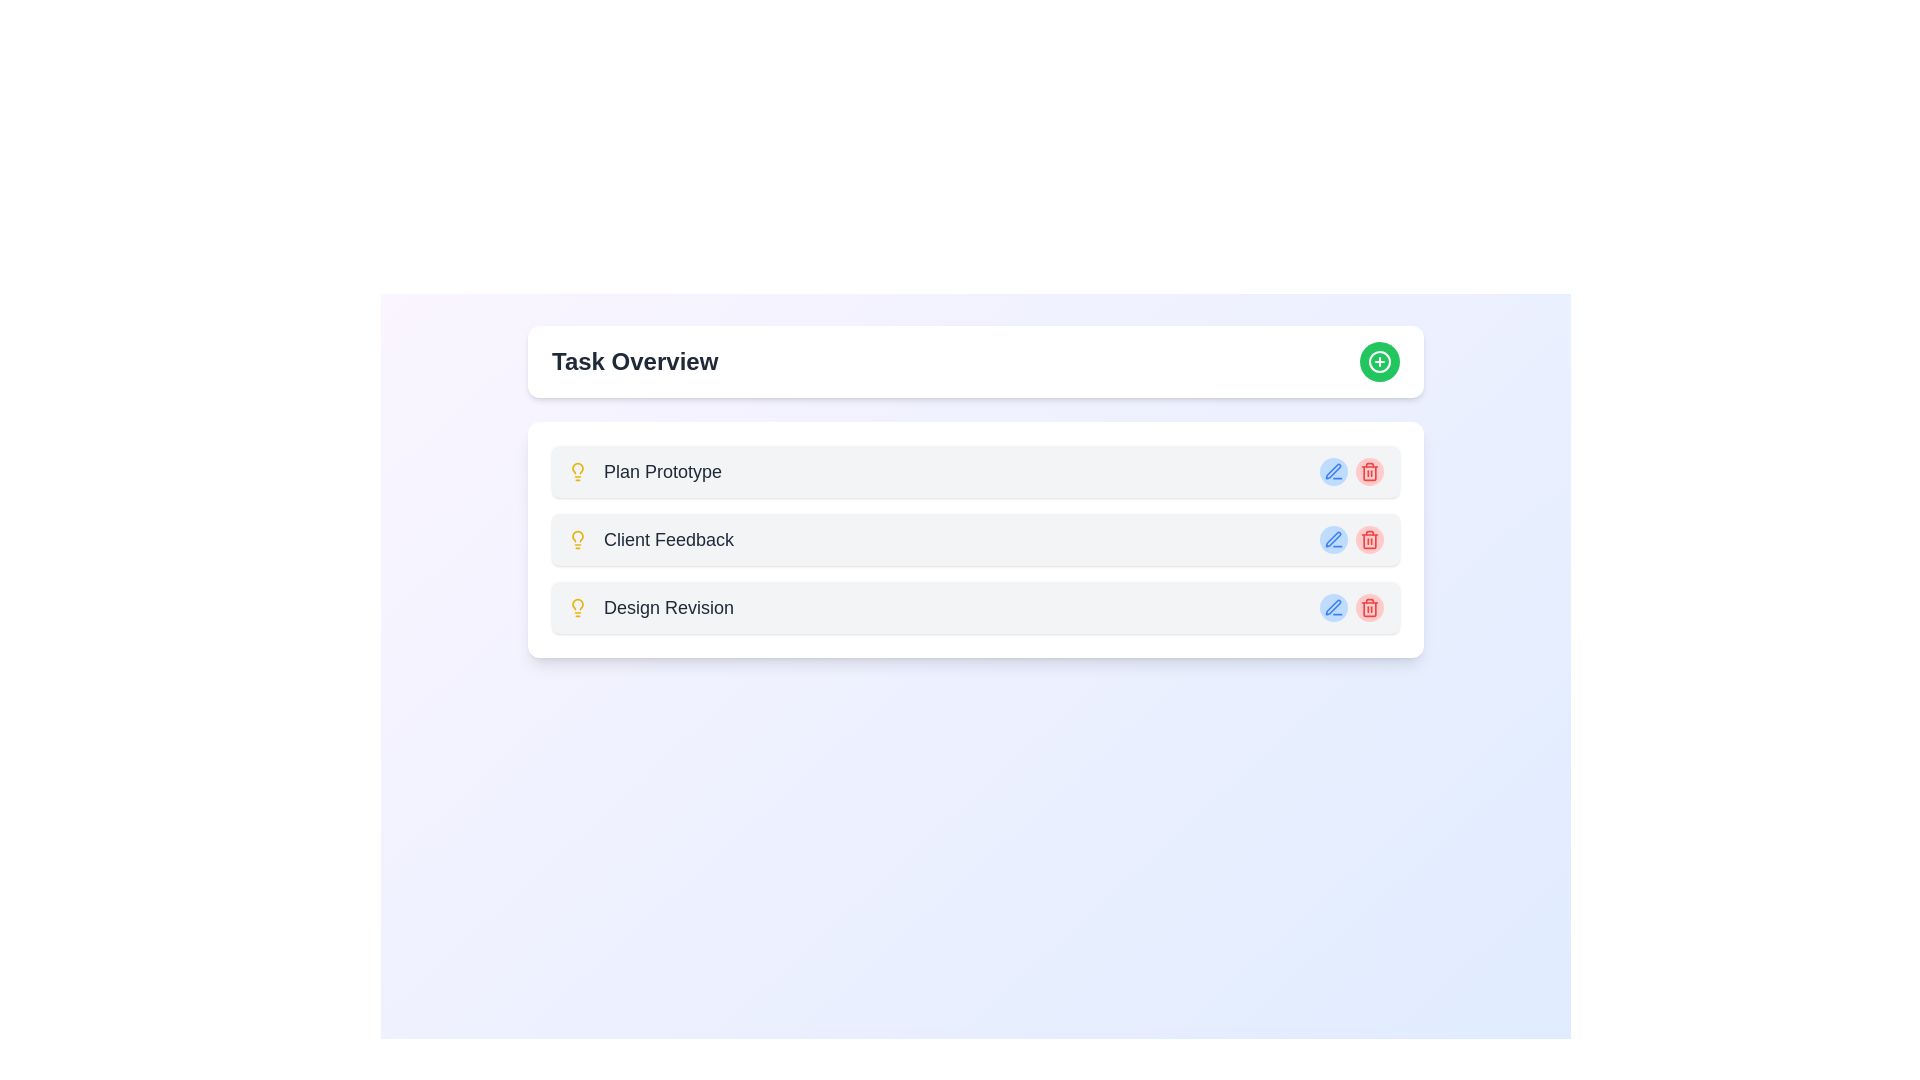 The height and width of the screenshot is (1080, 1920). Describe the element at coordinates (1379, 362) in the screenshot. I see `the circular green button with a white '+' icon located in the top-right corner of the 'Task Overview' section` at that location.